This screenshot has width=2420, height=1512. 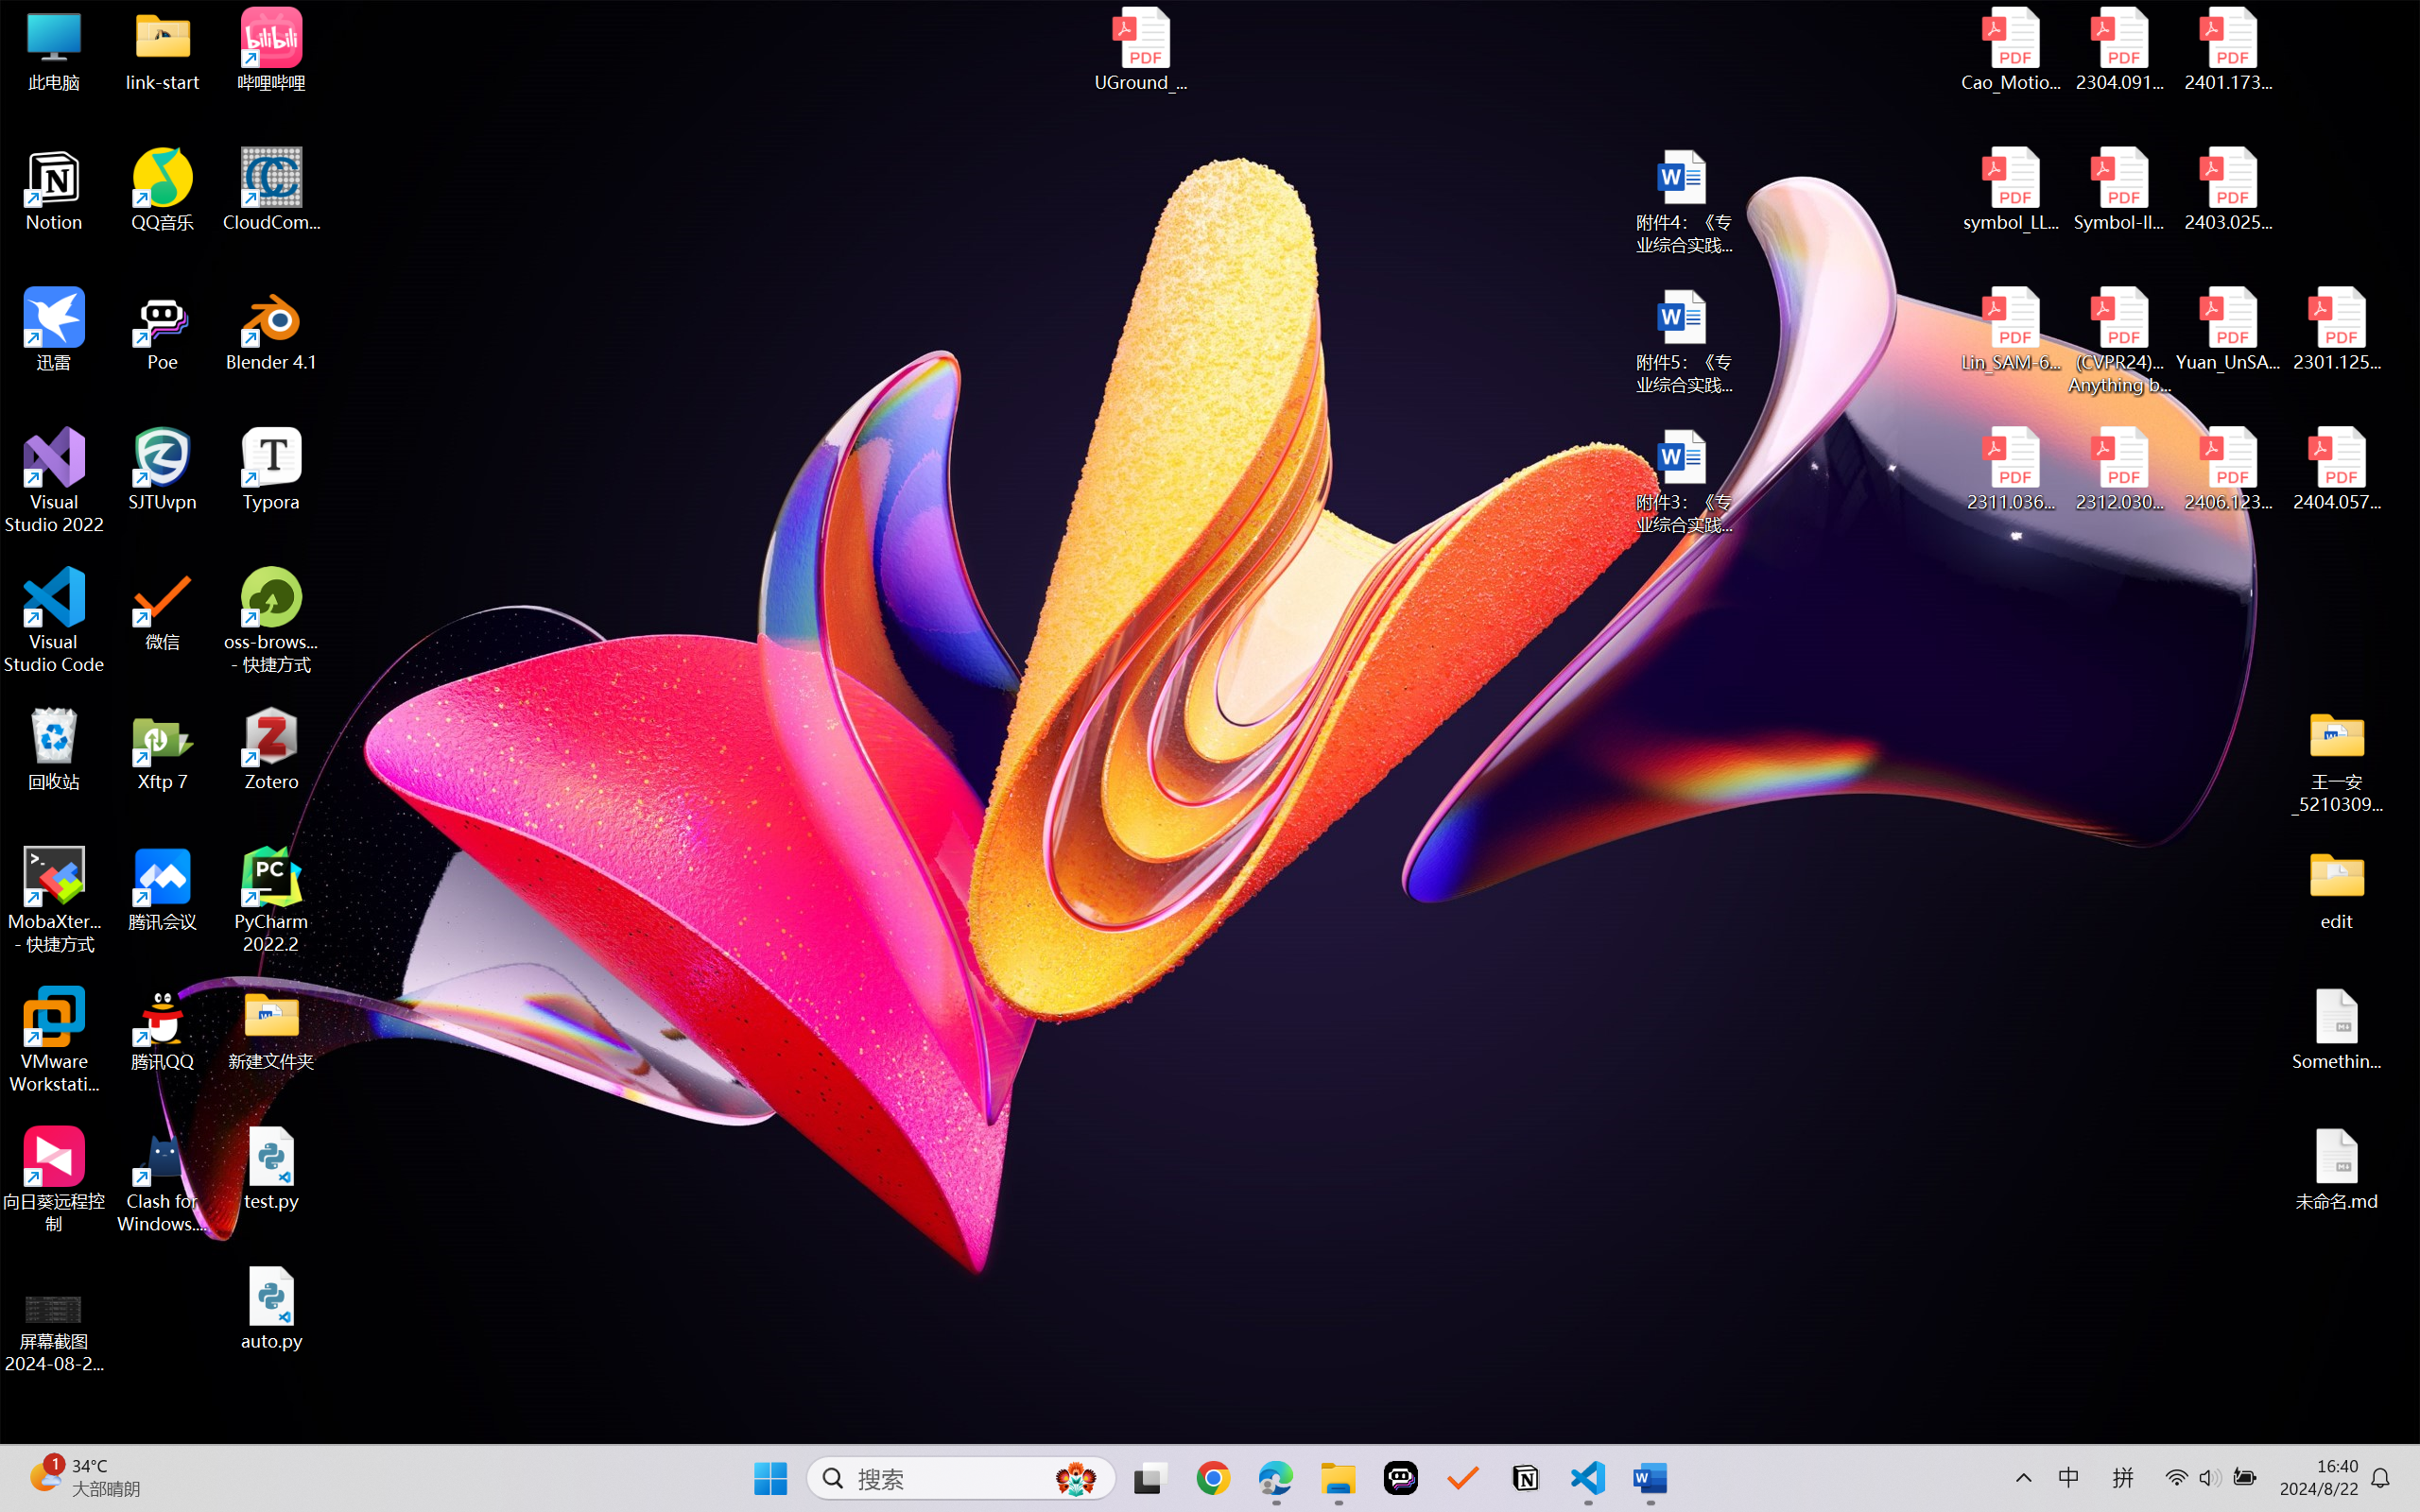 What do you see at coordinates (163, 328) in the screenshot?
I see `'Poe'` at bounding box center [163, 328].